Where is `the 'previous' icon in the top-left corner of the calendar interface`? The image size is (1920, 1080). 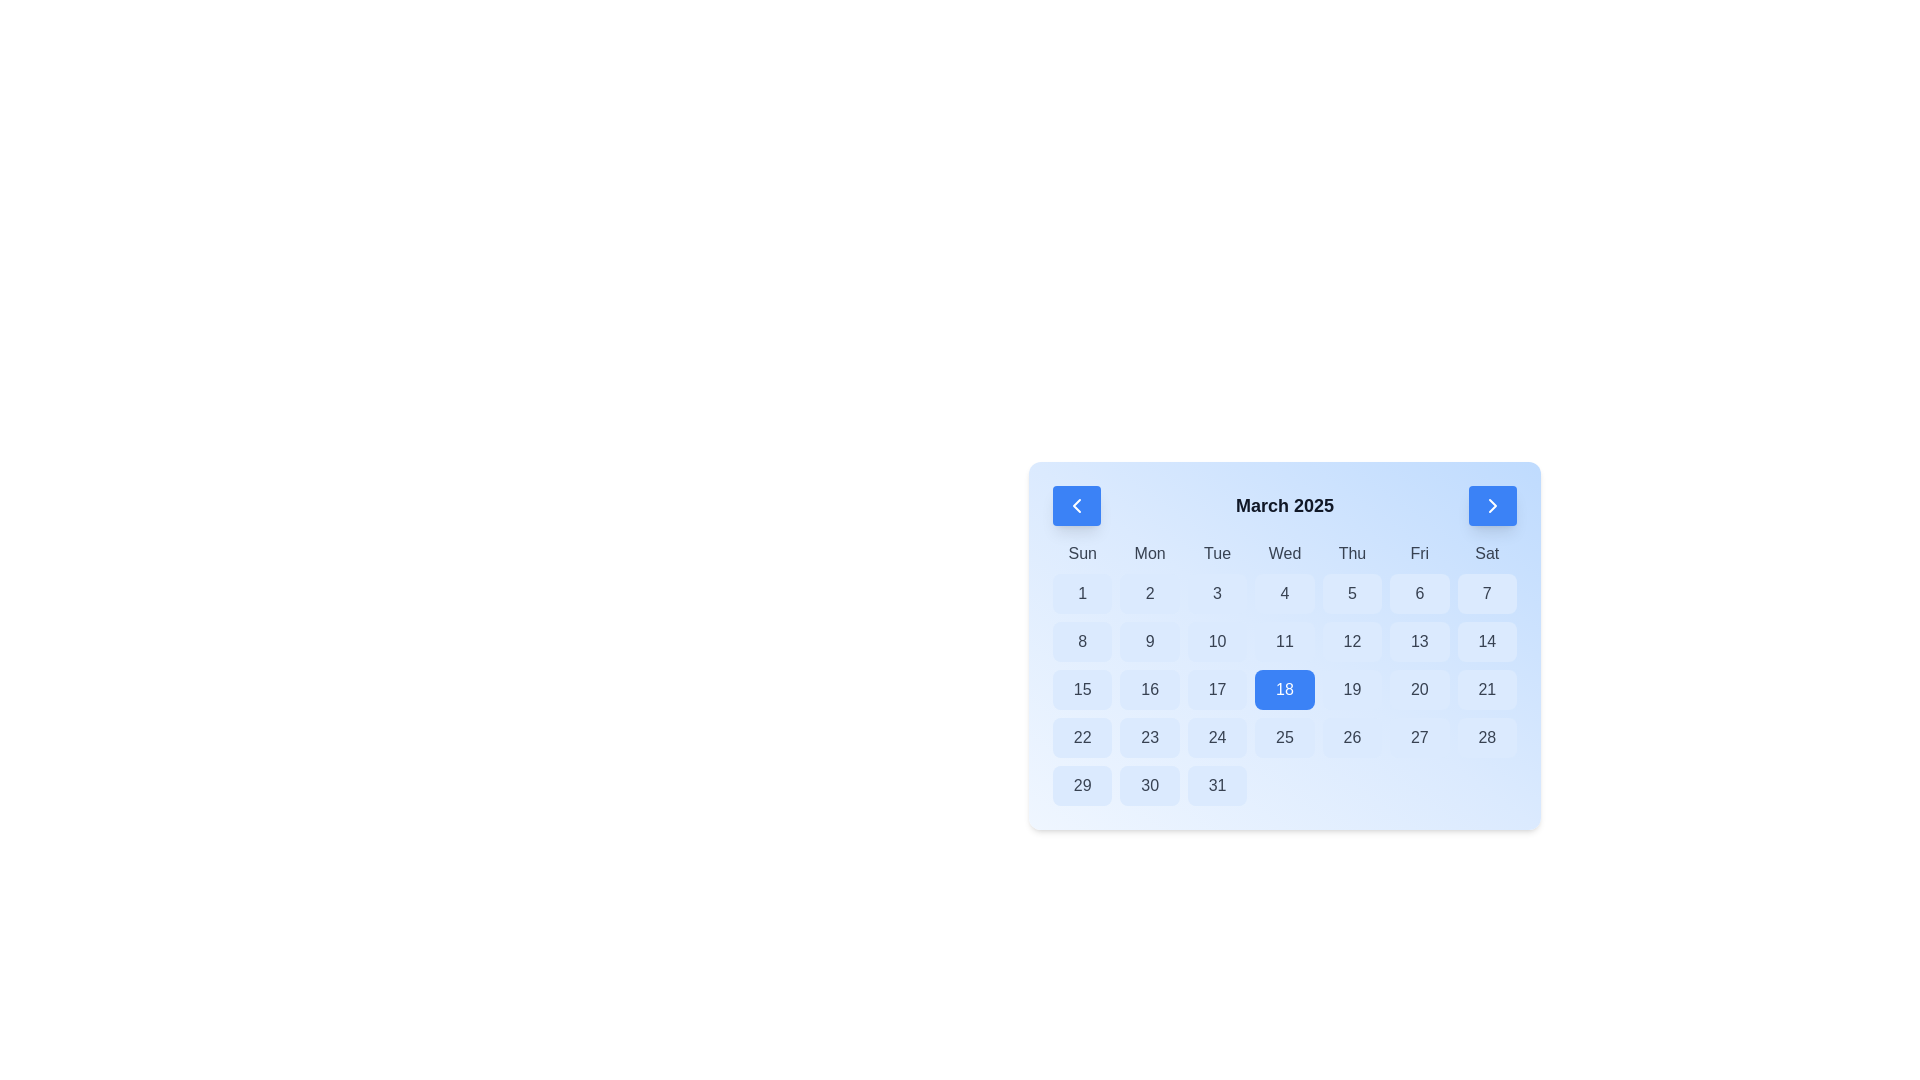
the 'previous' icon in the top-left corner of the calendar interface is located at coordinates (1075, 504).